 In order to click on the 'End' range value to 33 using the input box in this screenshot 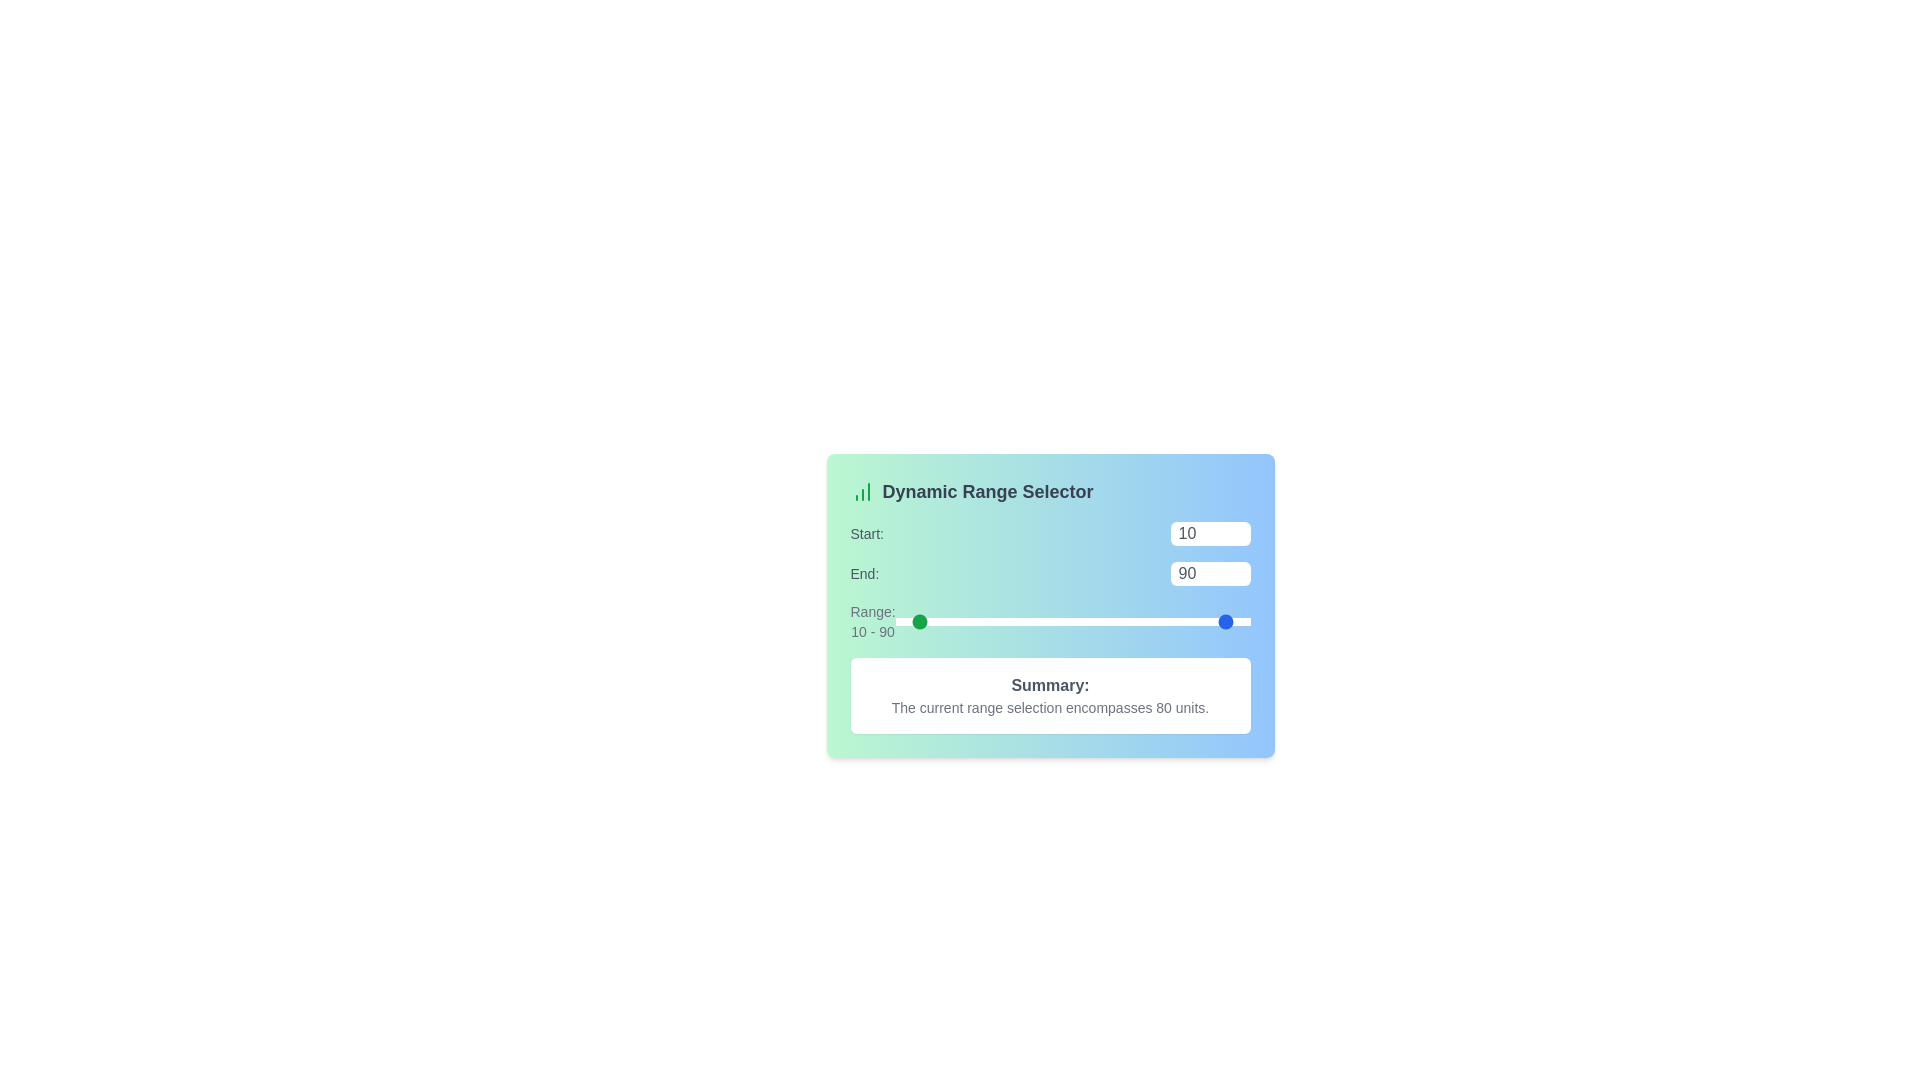, I will do `click(1209, 574)`.